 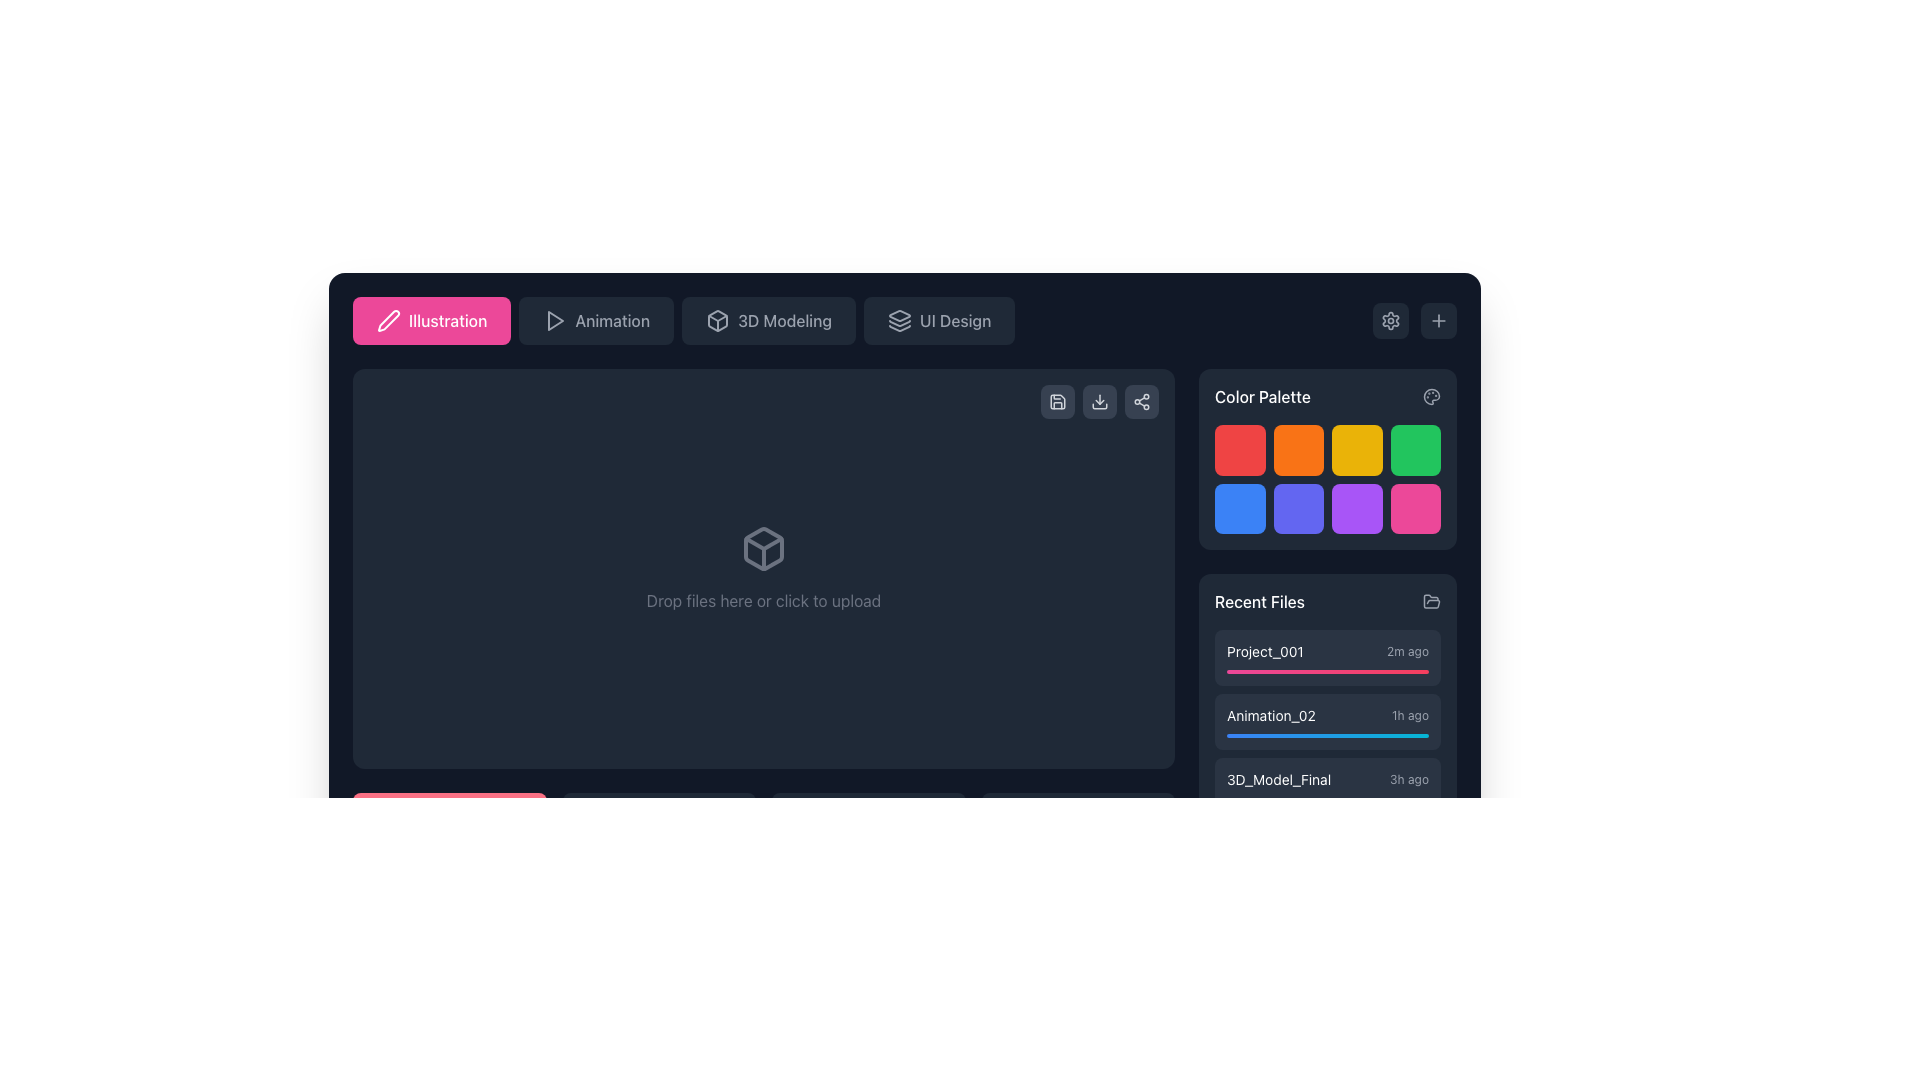 I want to click on the timestamp text label indicating the time elapsed since the '3D_Model_Final' file was last modified, located in the 'Recent Files' section on the right sidebar, so click(x=1408, y=778).